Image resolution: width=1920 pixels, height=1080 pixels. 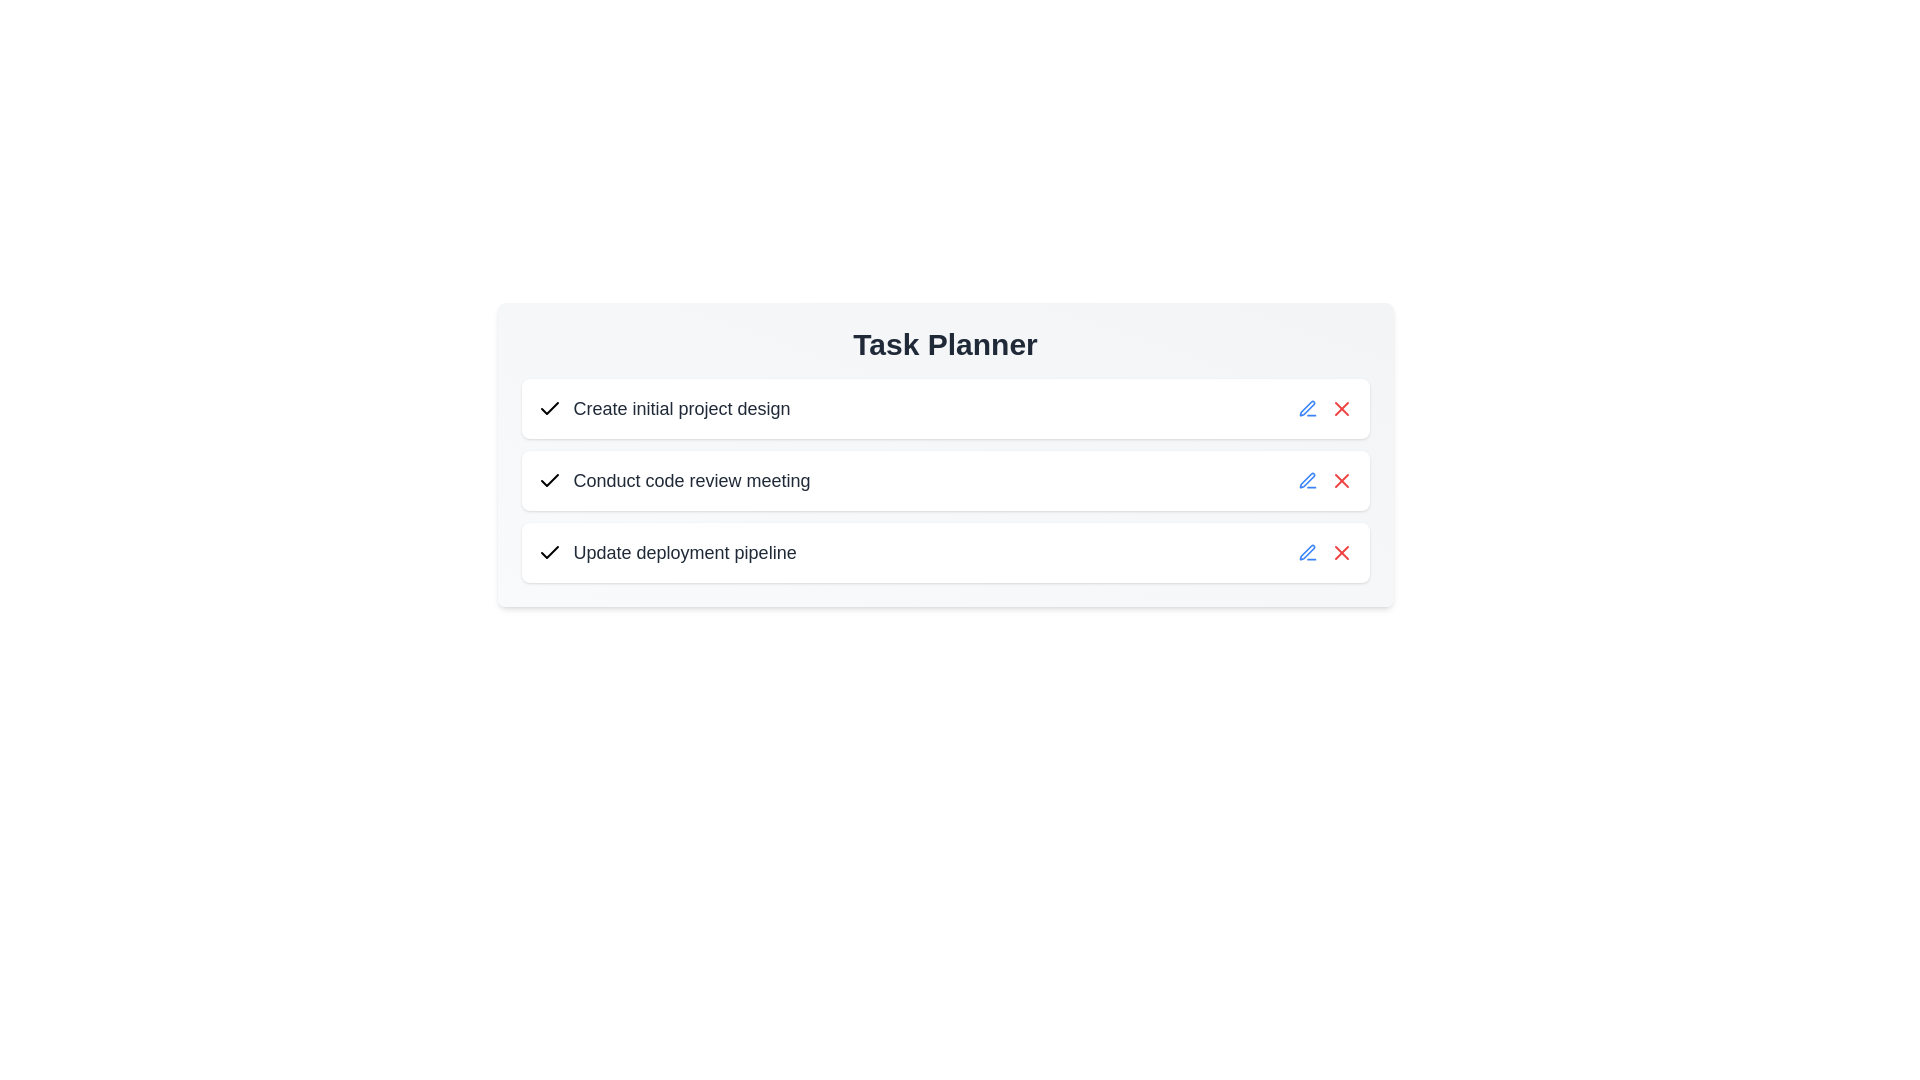 What do you see at coordinates (549, 407) in the screenshot?
I see `the checkmark icon next to the 'Create initial project design' text` at bounding box center [549, 407].